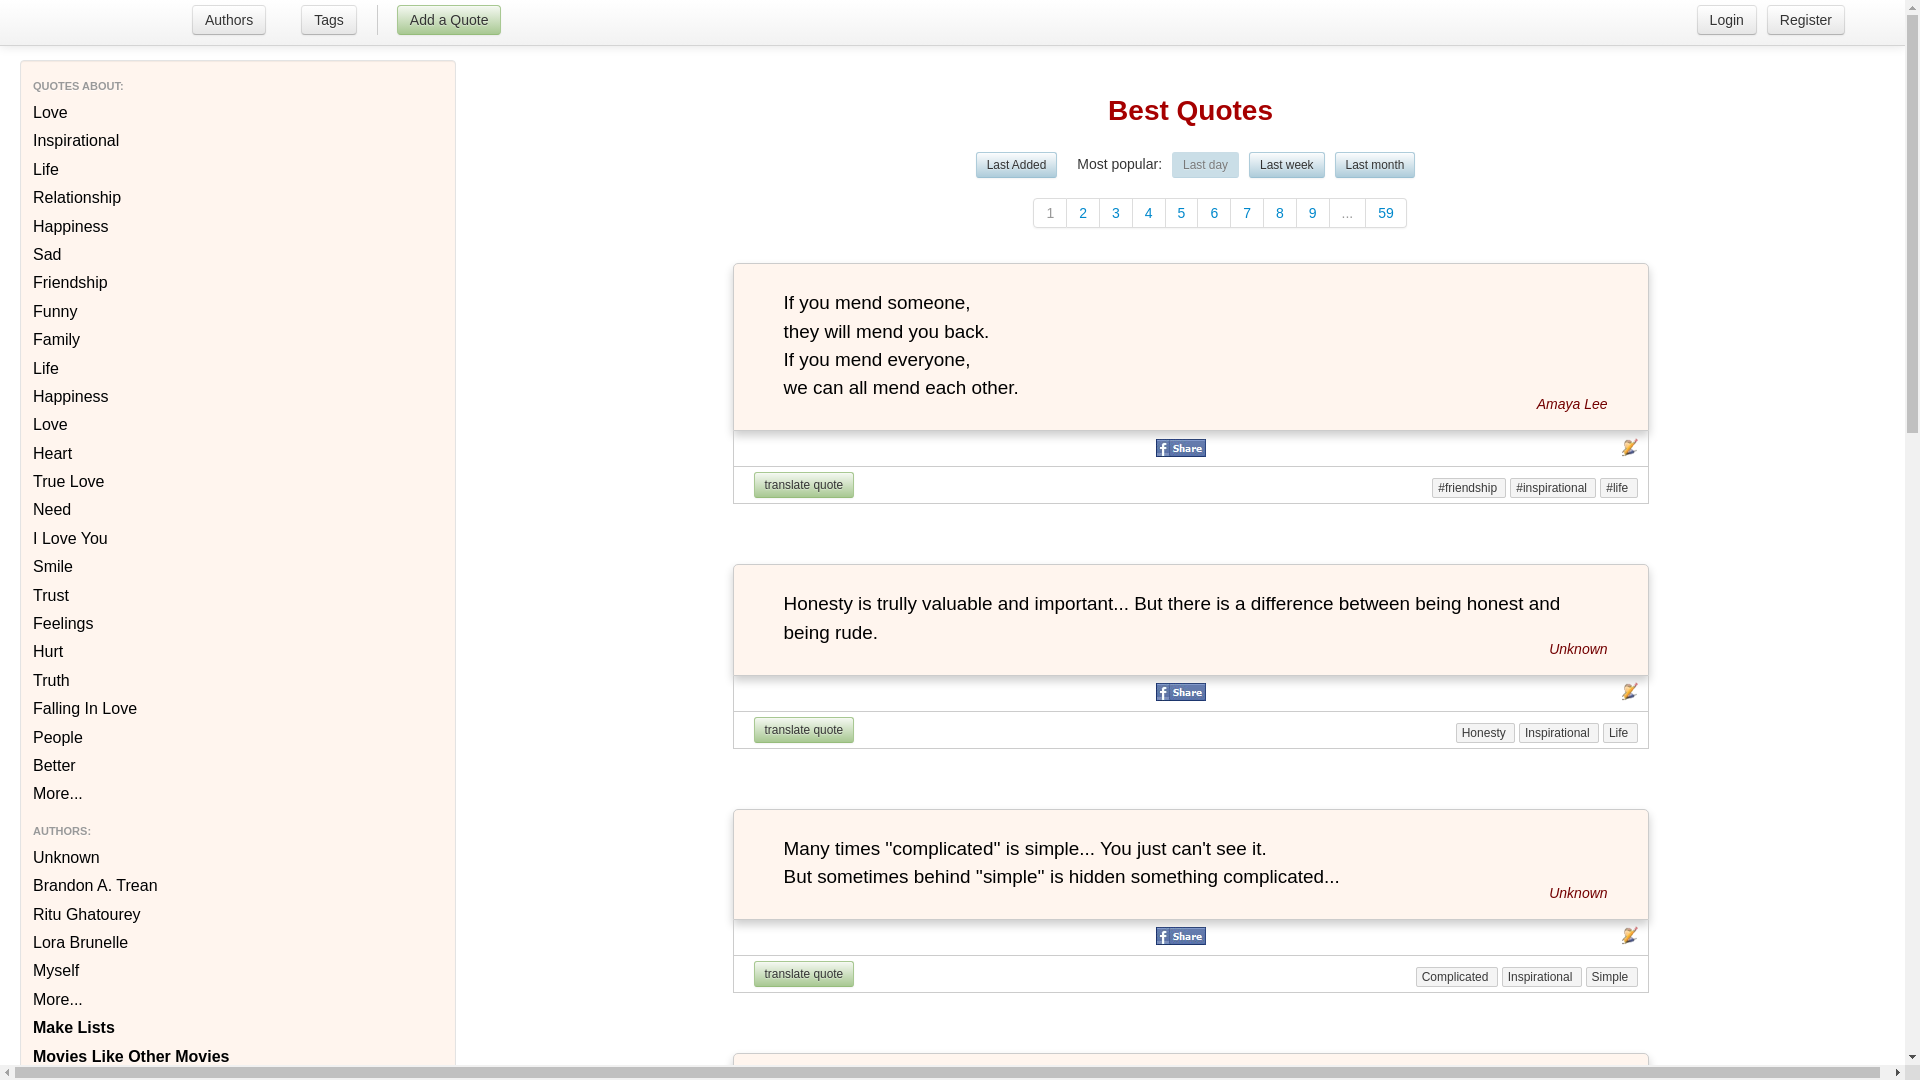  What do you see at coordinates (18, 1055) in the screenshot?
I see `'Movies Like Other Movies'` at bounding box center [18, 1055].